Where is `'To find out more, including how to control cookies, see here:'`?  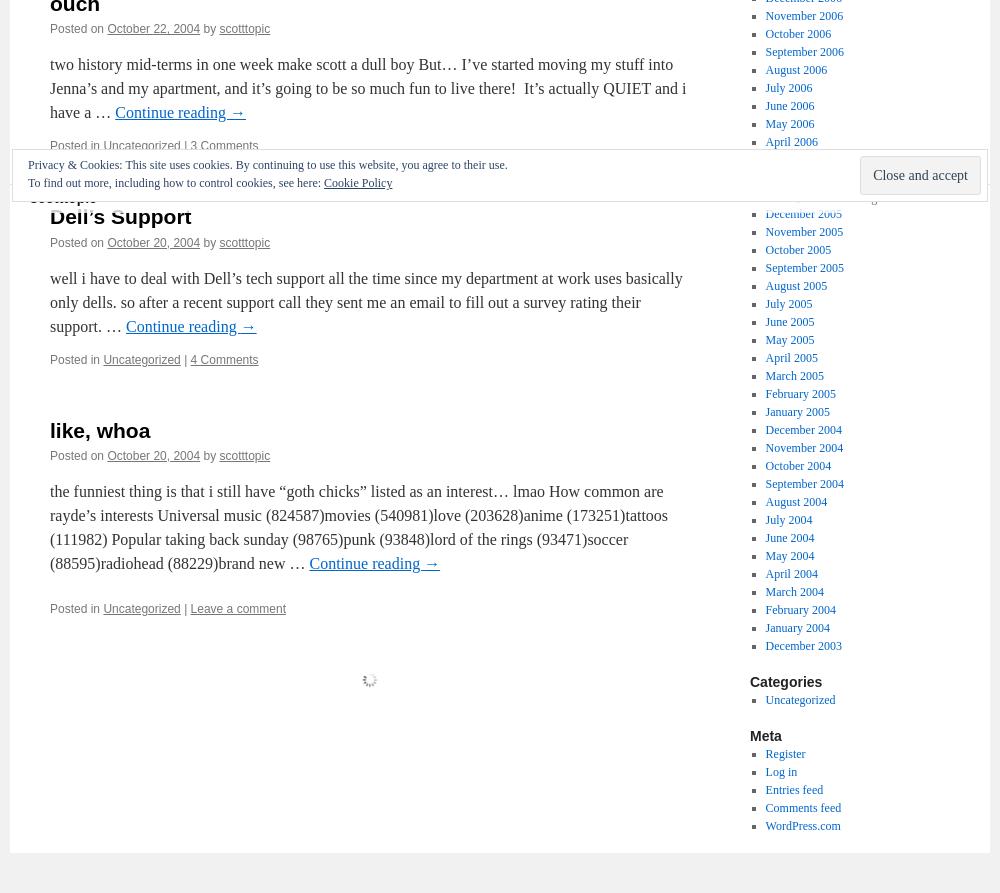 'To find out more, including how to control cookies, see here:' is located at coordinates (176, 181).